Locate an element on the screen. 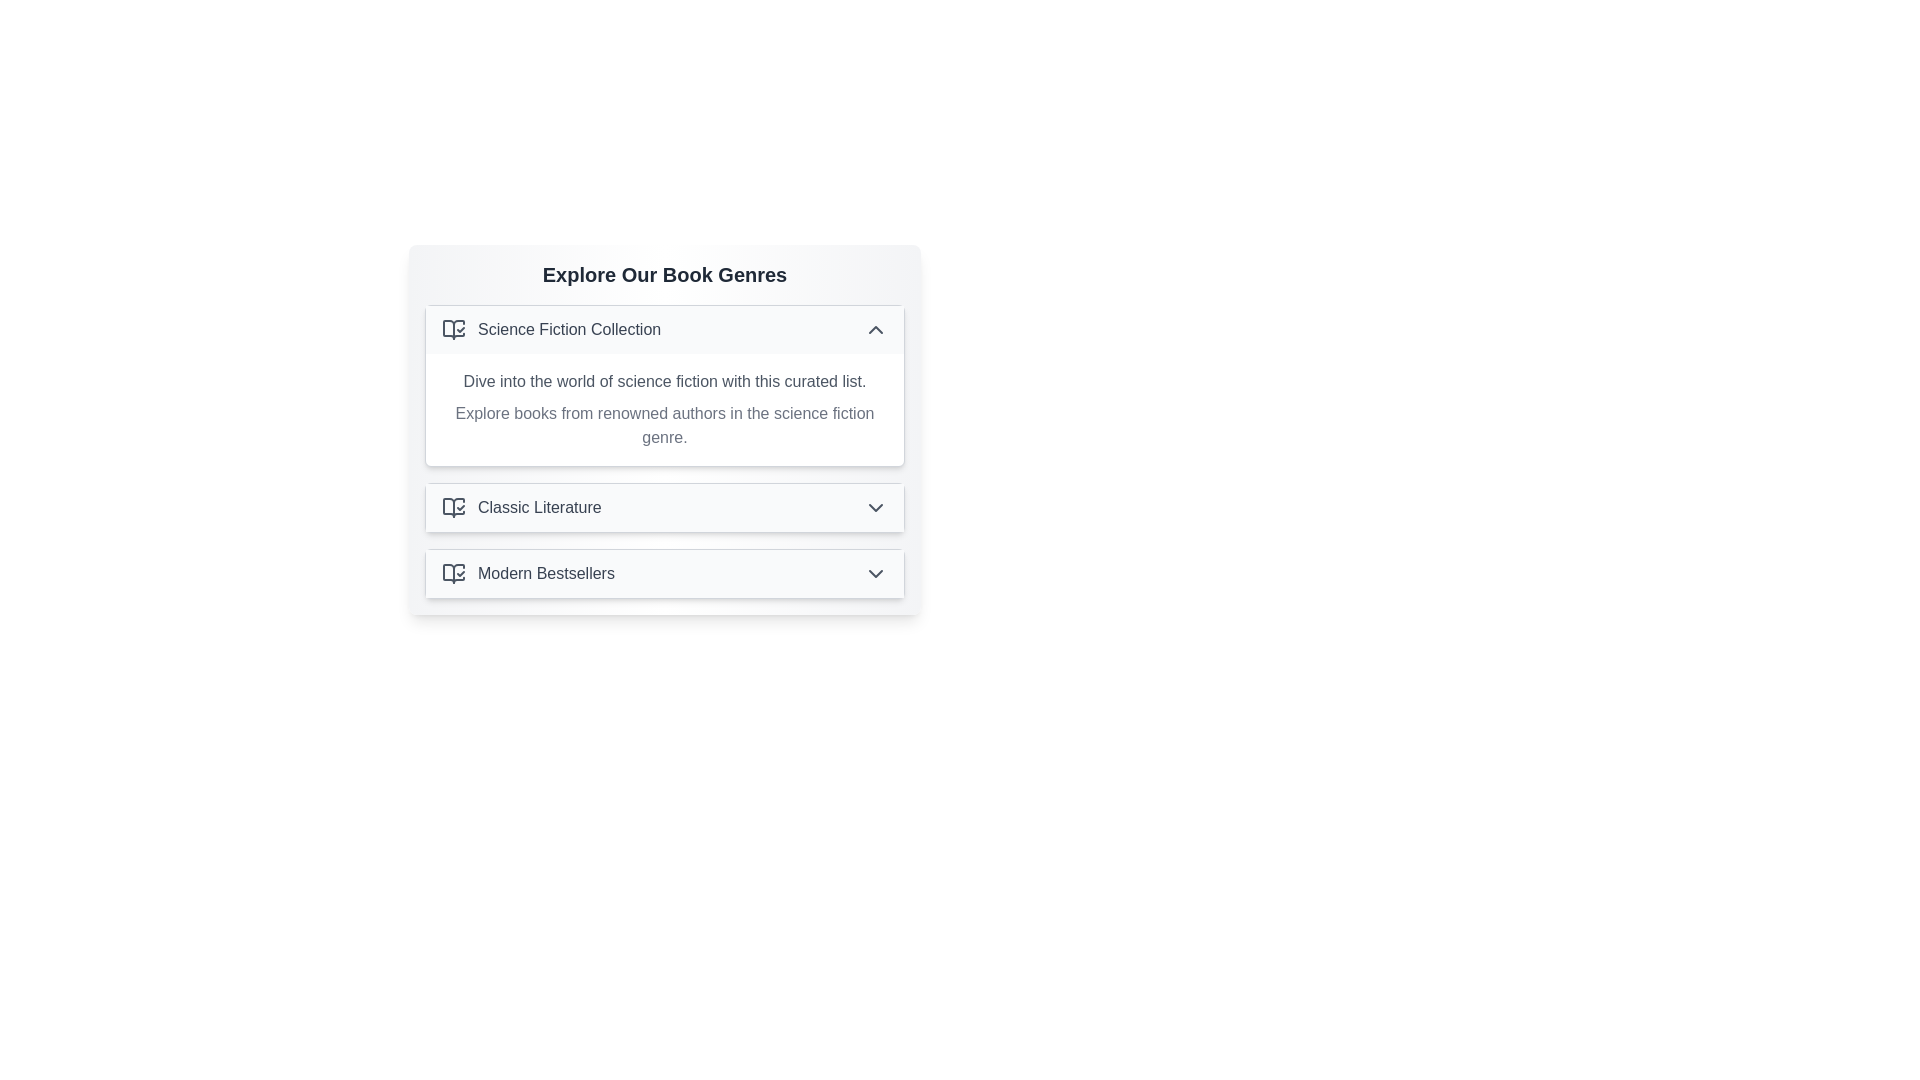 The width and height of the screenshot is (1920, 1080). the icon representing the 'Modern Bestsellers' category, which is the first element in a horizontal group aligned to the left of the 'Modern Bestsellers' text label is located at coordinates (453, 574).